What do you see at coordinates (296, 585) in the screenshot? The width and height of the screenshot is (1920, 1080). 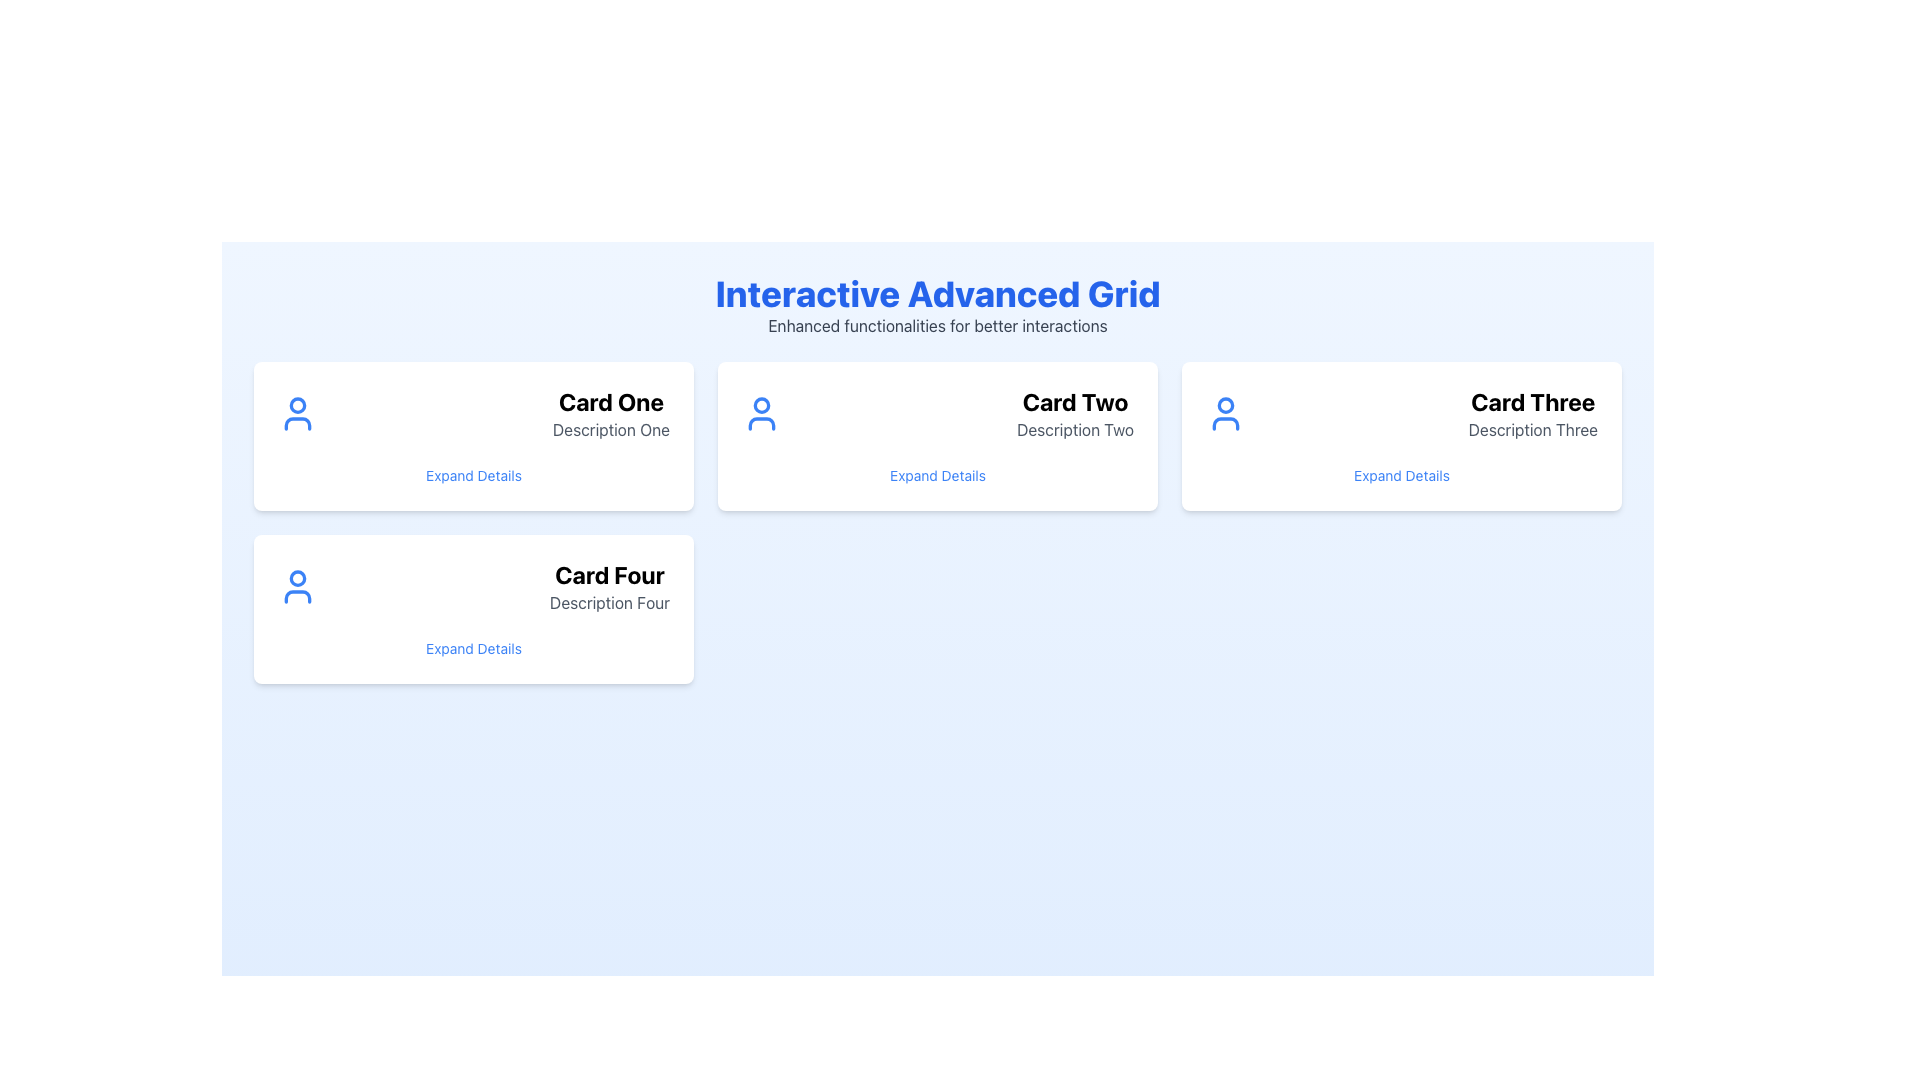 I see `the decorative user icon located at the left portion of 'Card Four', which is positioned in the bottom-left corner of the grid structure of cards` at bounding box center [296, 585].